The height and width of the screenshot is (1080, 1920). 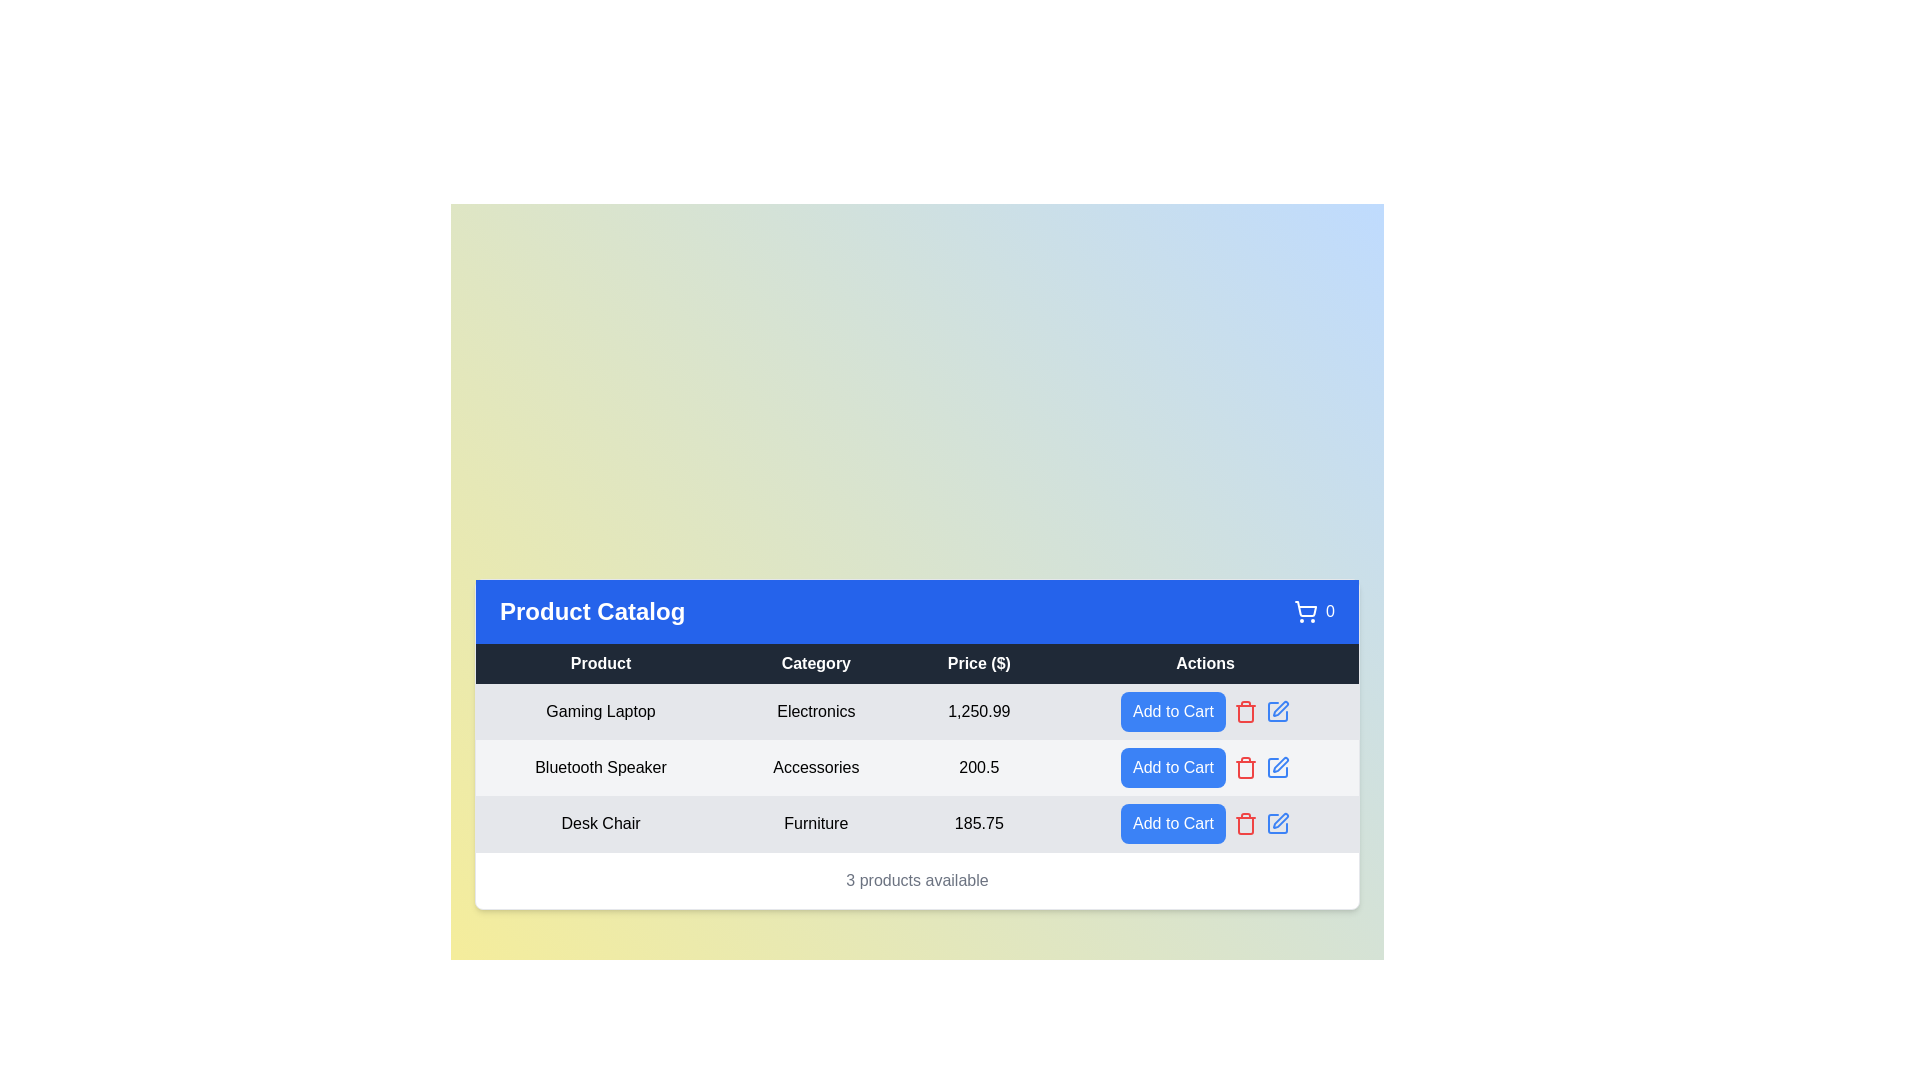 I want to click on the text label displaying the category information of the product listed in the second cell of the first row under the 'Product' header, so click(x=816, y=710).